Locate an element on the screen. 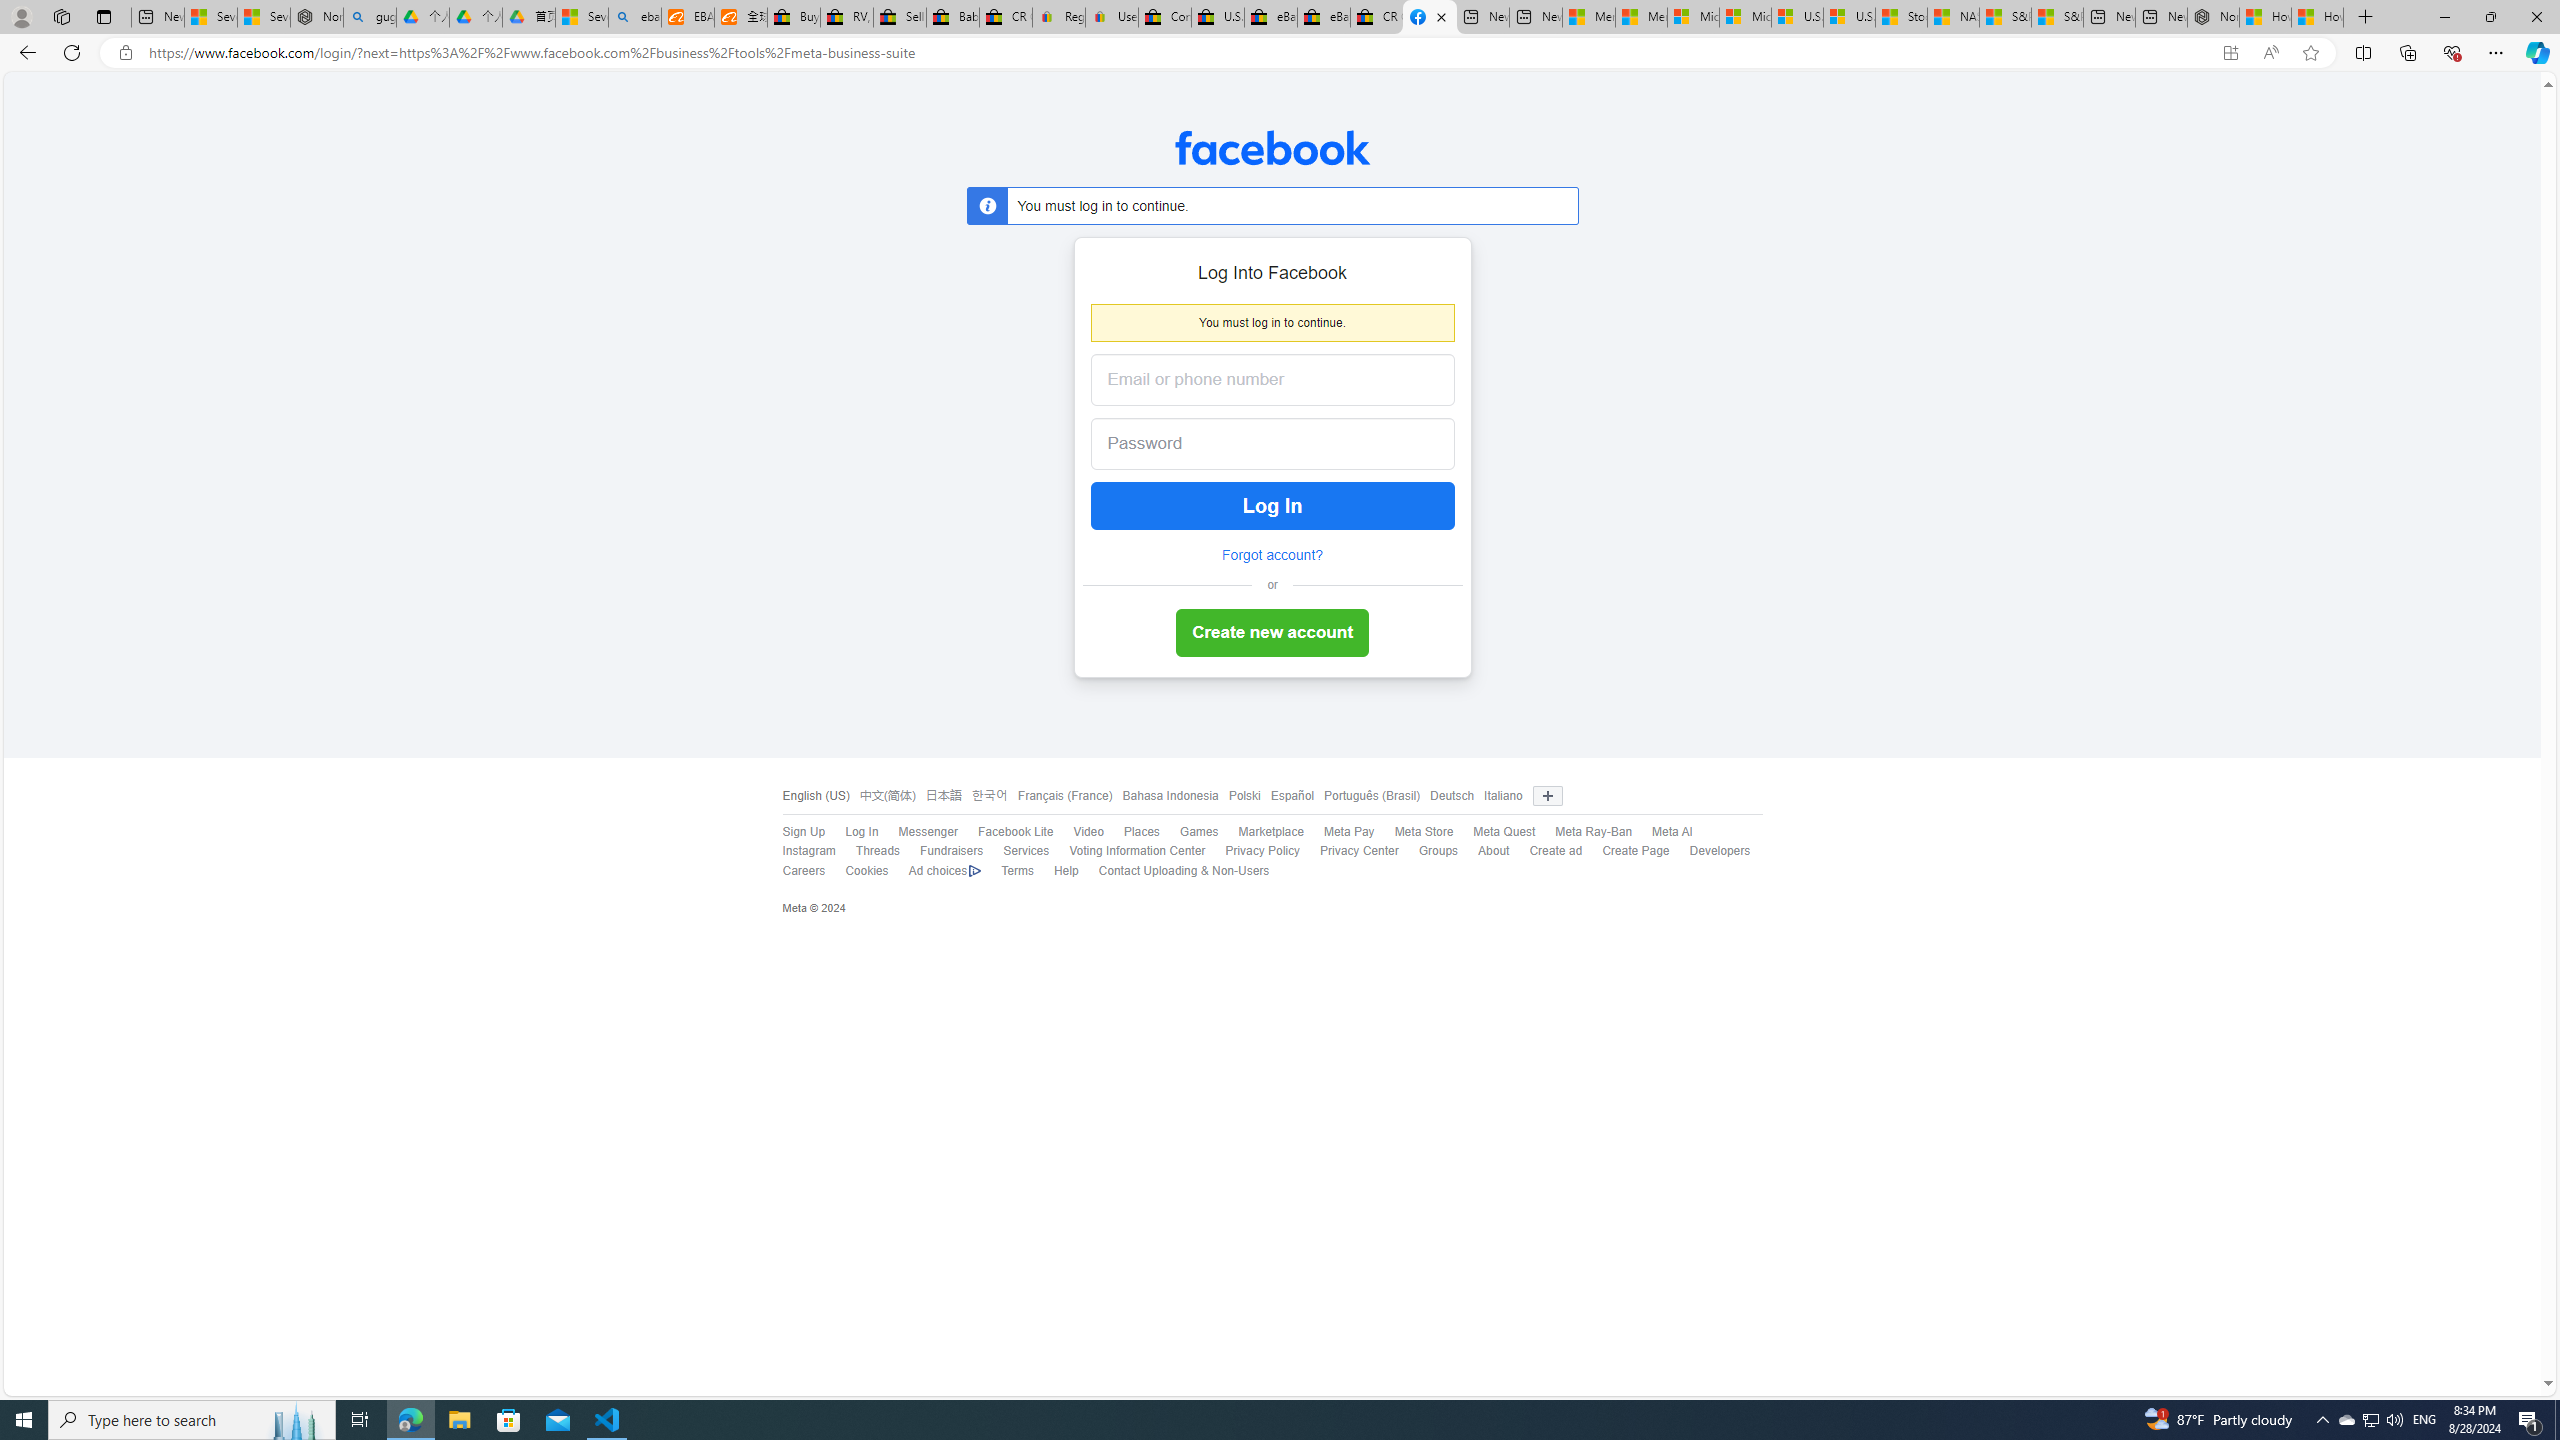  'Create ad' is located at coordinates (1554, 850).